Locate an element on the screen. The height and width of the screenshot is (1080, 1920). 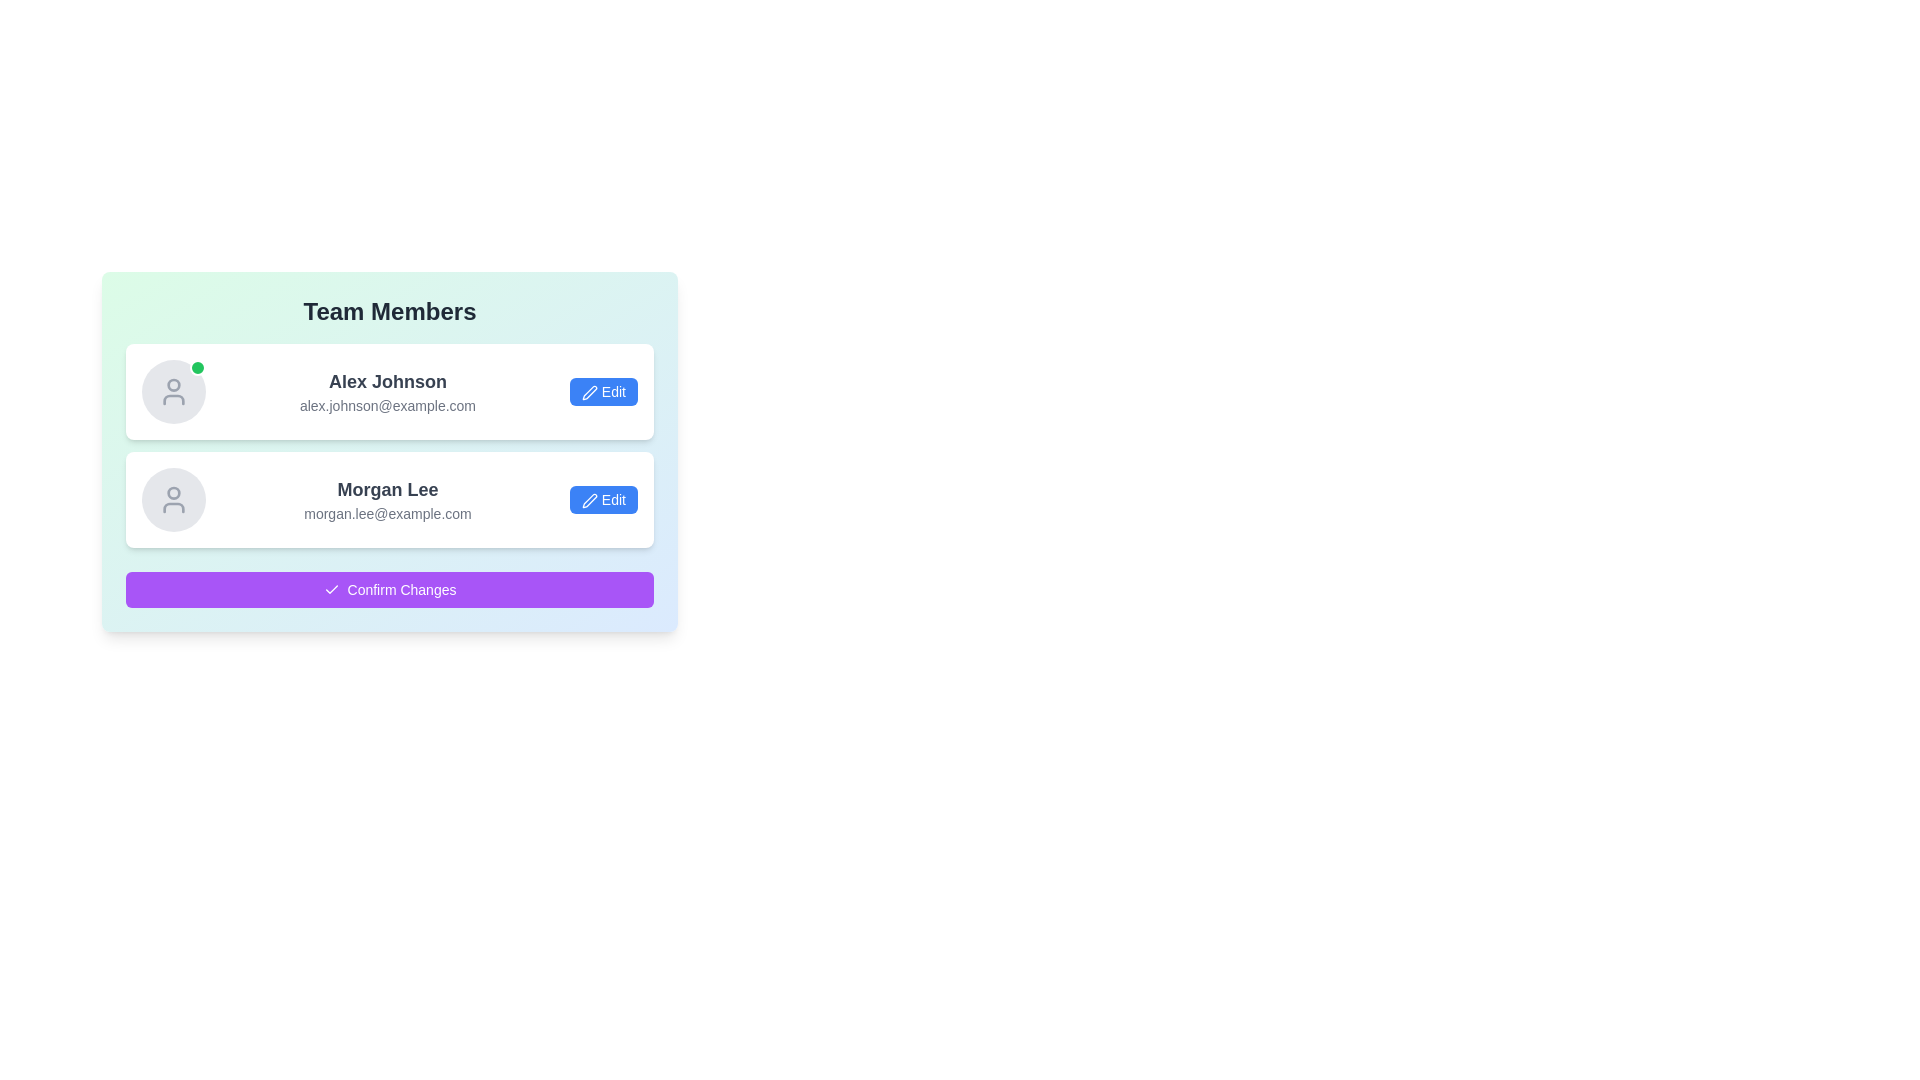
the pen icon located to the right of the 'Edit' button associated with the user 'Alex Johnson' to initiate editing is located at coordinates (589, 393).